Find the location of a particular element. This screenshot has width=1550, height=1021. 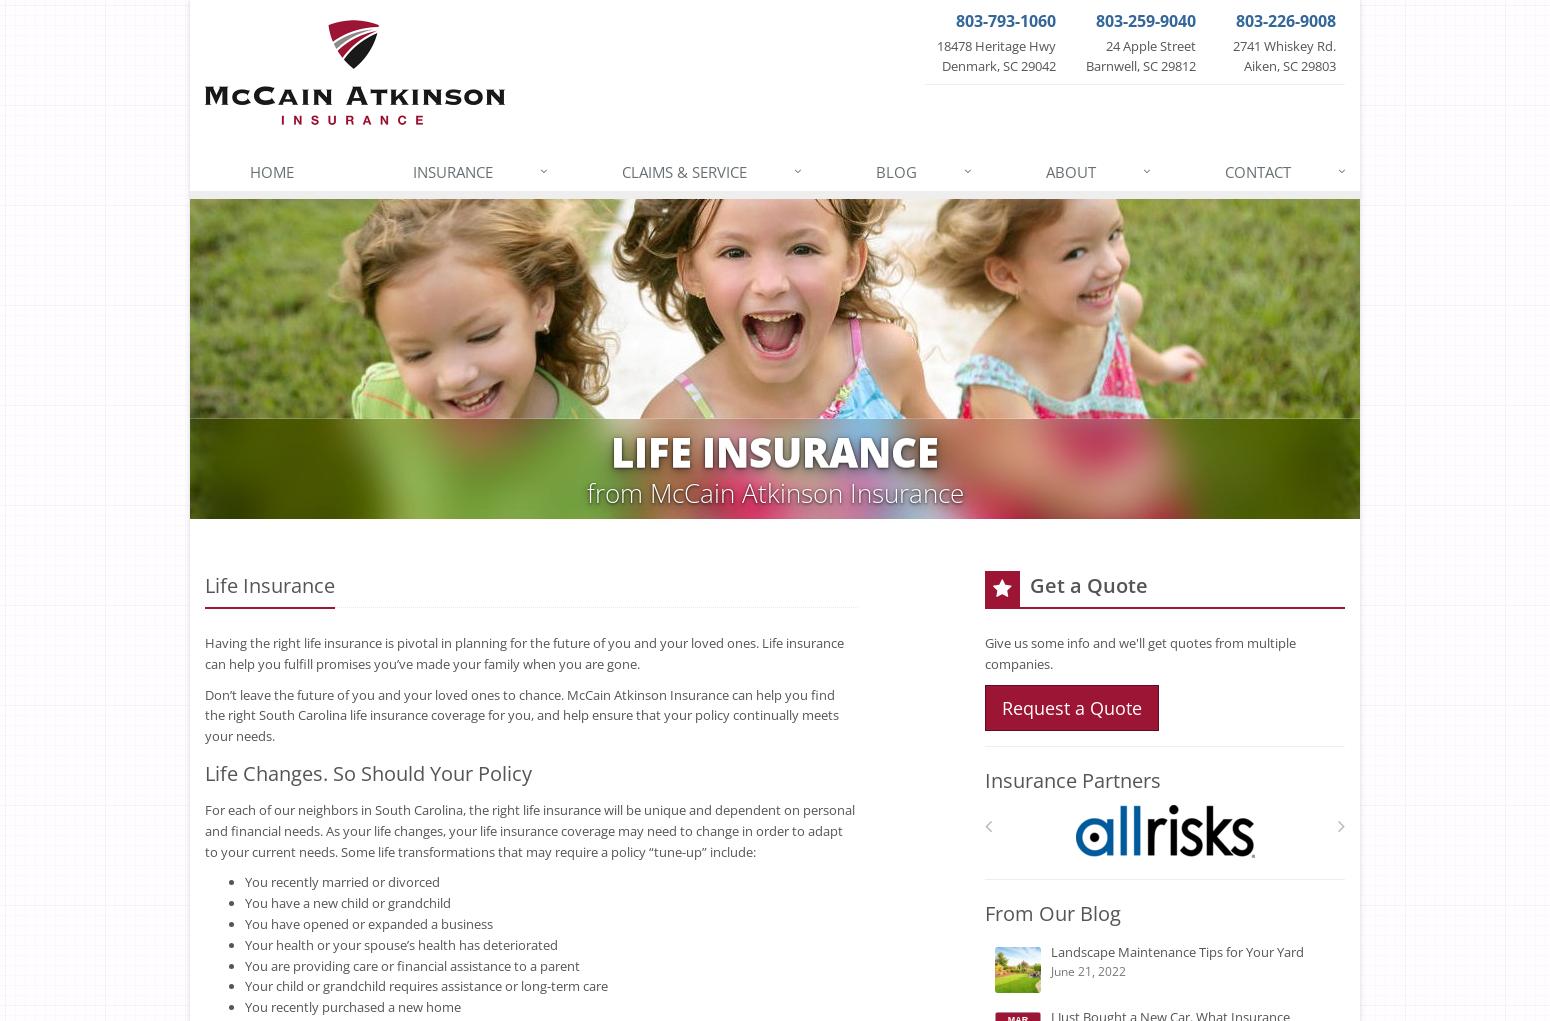

'Aiken, SC 29803' is located at coordinates (1243, 65).